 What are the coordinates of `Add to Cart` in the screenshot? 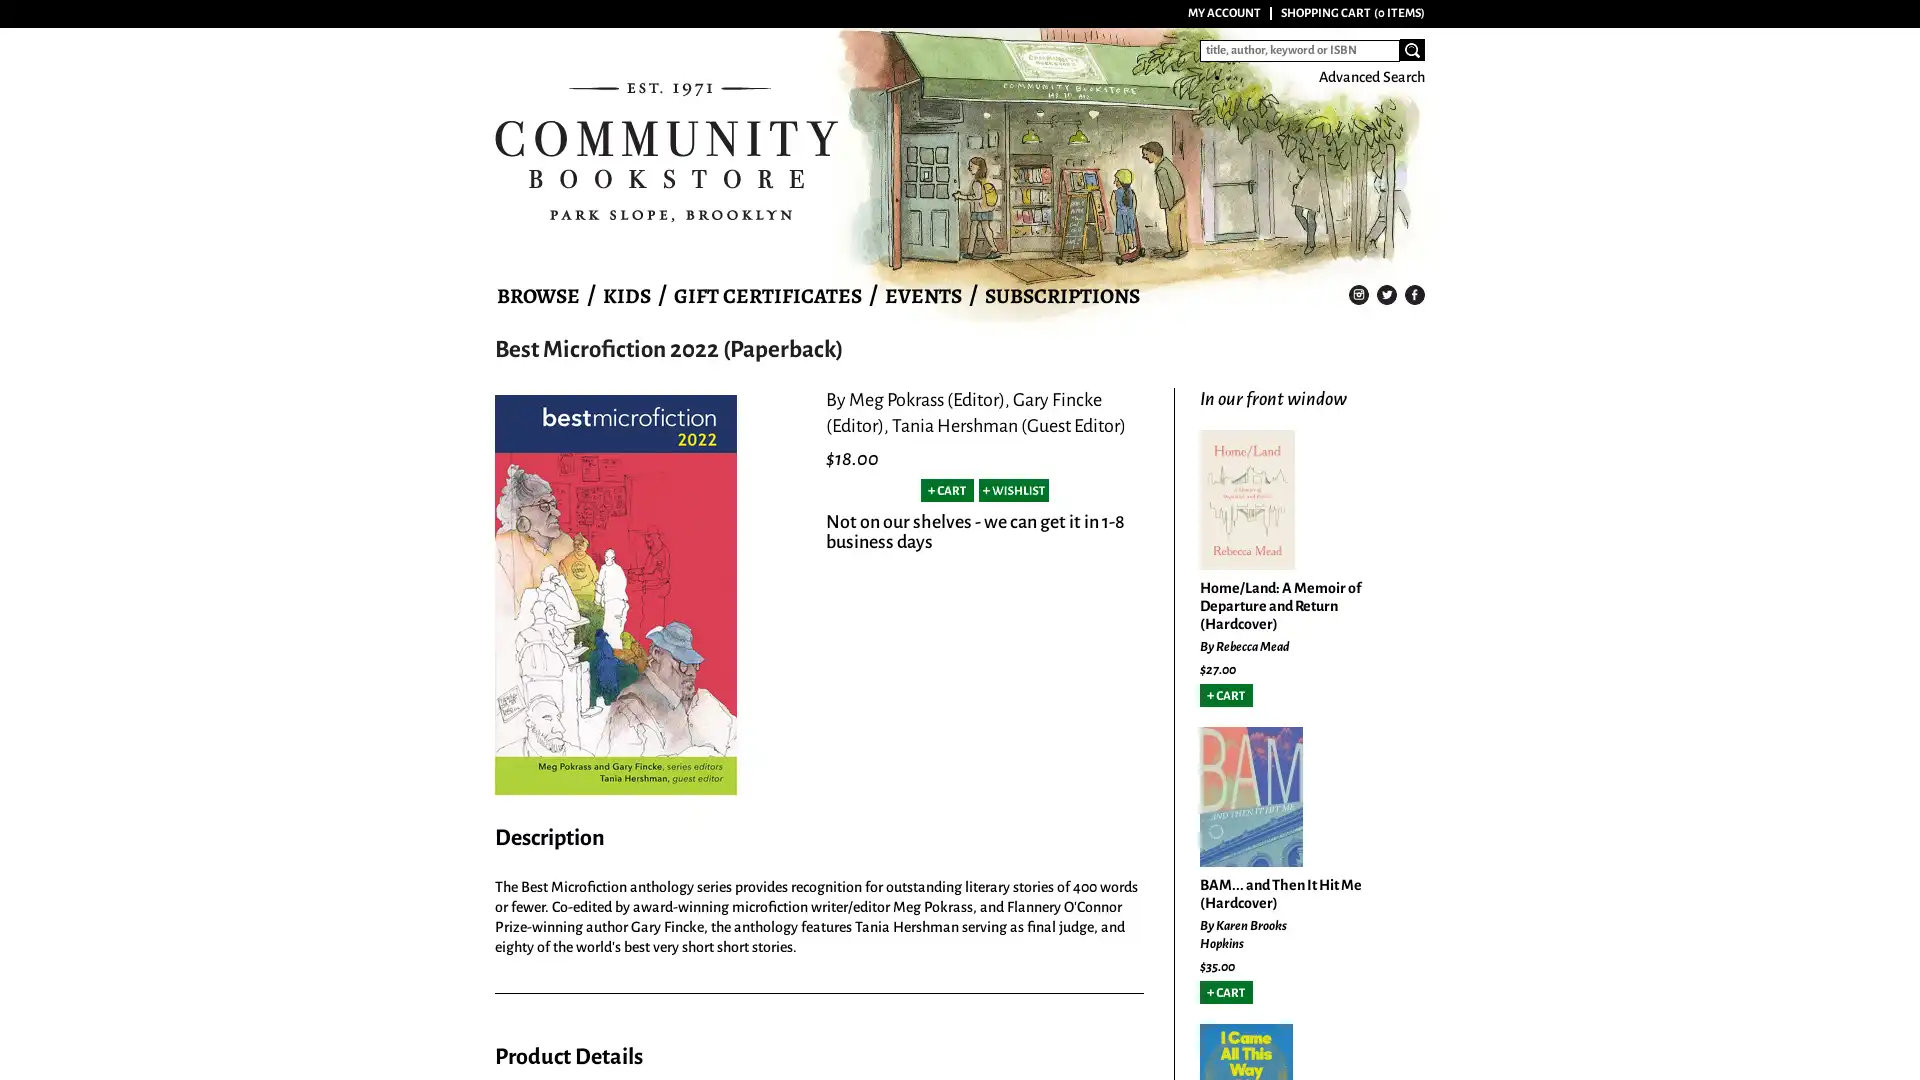 It's located at (946, 490).